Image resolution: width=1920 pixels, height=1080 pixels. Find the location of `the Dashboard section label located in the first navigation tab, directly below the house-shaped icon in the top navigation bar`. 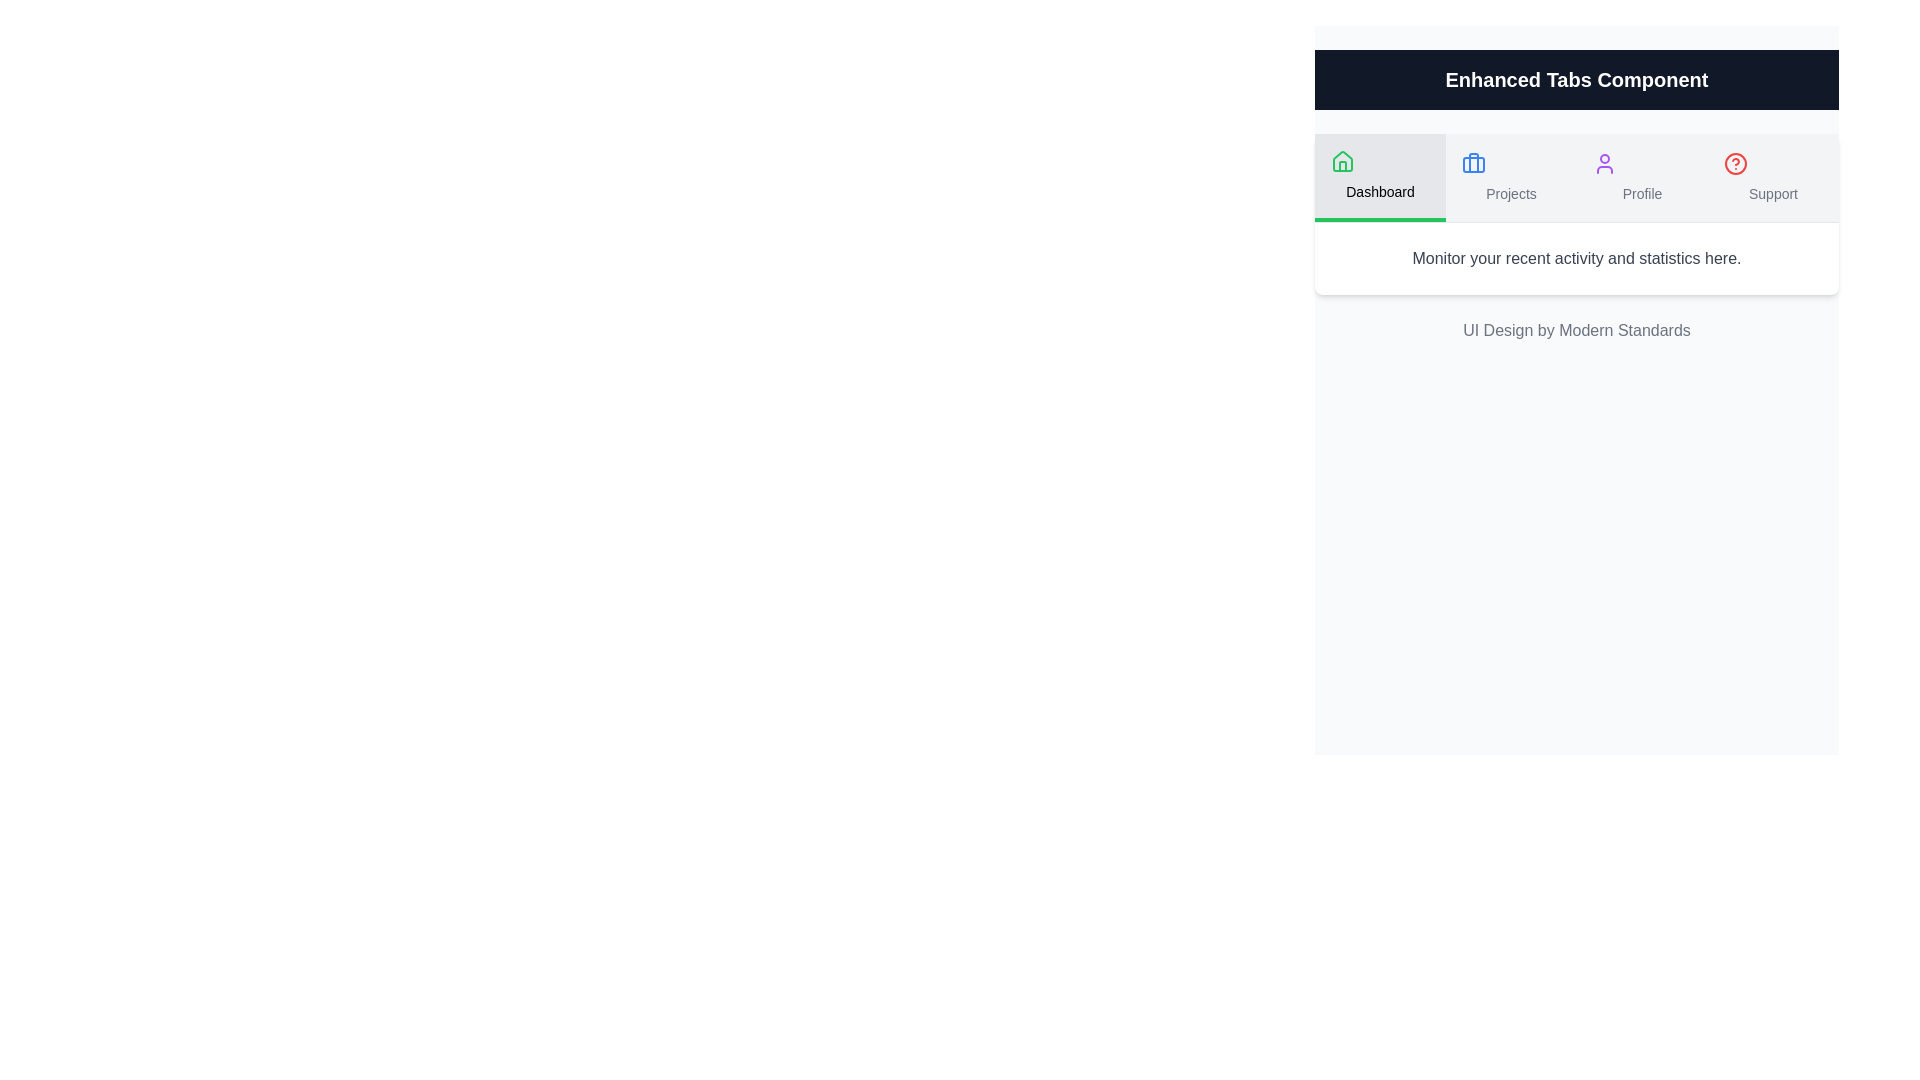

the Dashboard section label located in the first navigation tab, directly below the house-shaped icon in the top navigation bar is located at coordinates (1379, 192).